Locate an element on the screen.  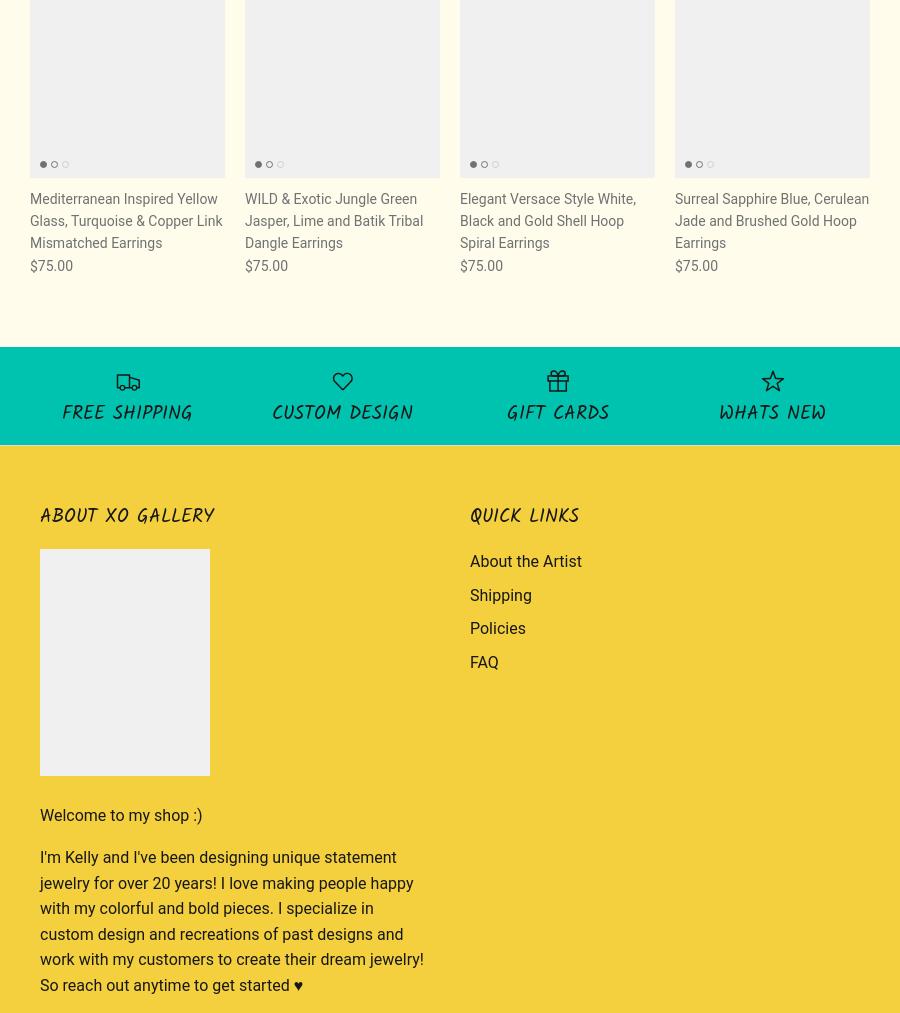
'Elegant Versace Style White, Black and Gold Shell Hoop Spiral Earrings' is located at coordinates (547, 219).